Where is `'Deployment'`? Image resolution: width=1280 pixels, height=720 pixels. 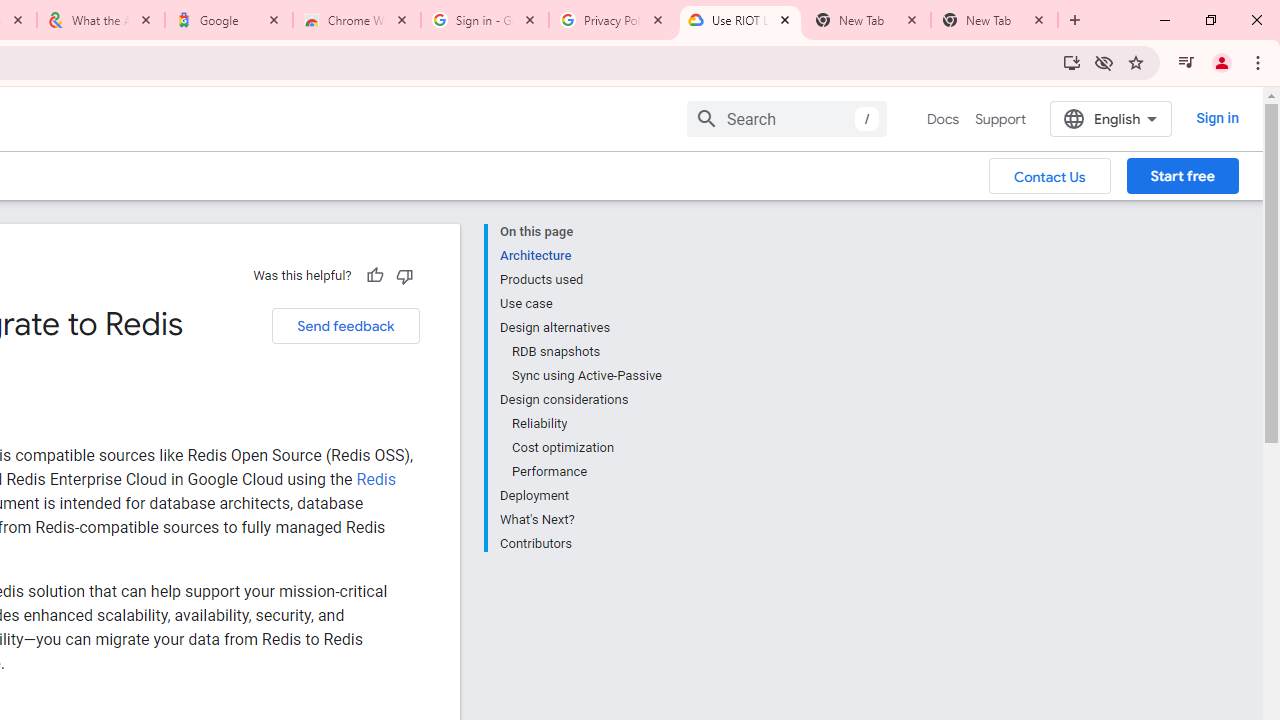 'Deployment' is located at coordinates (579, 495).